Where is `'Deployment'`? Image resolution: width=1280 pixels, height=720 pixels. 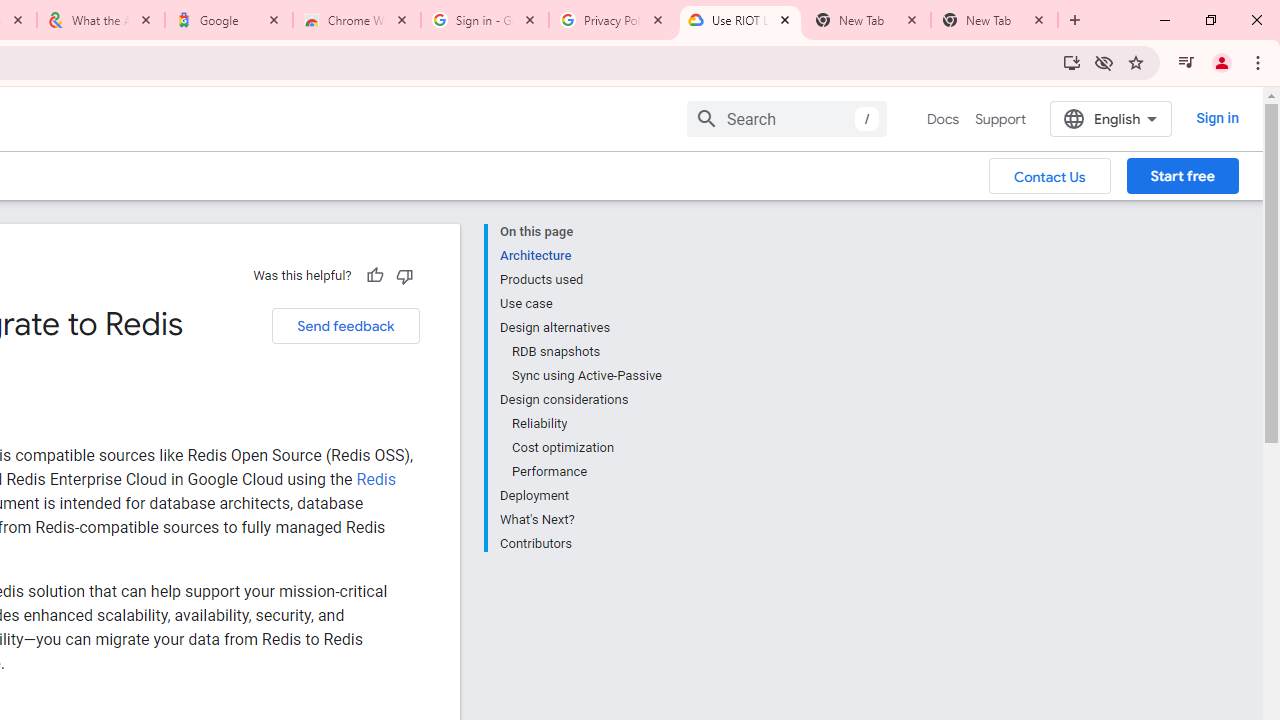 'Deployment' is located at coordinates (579, 495).